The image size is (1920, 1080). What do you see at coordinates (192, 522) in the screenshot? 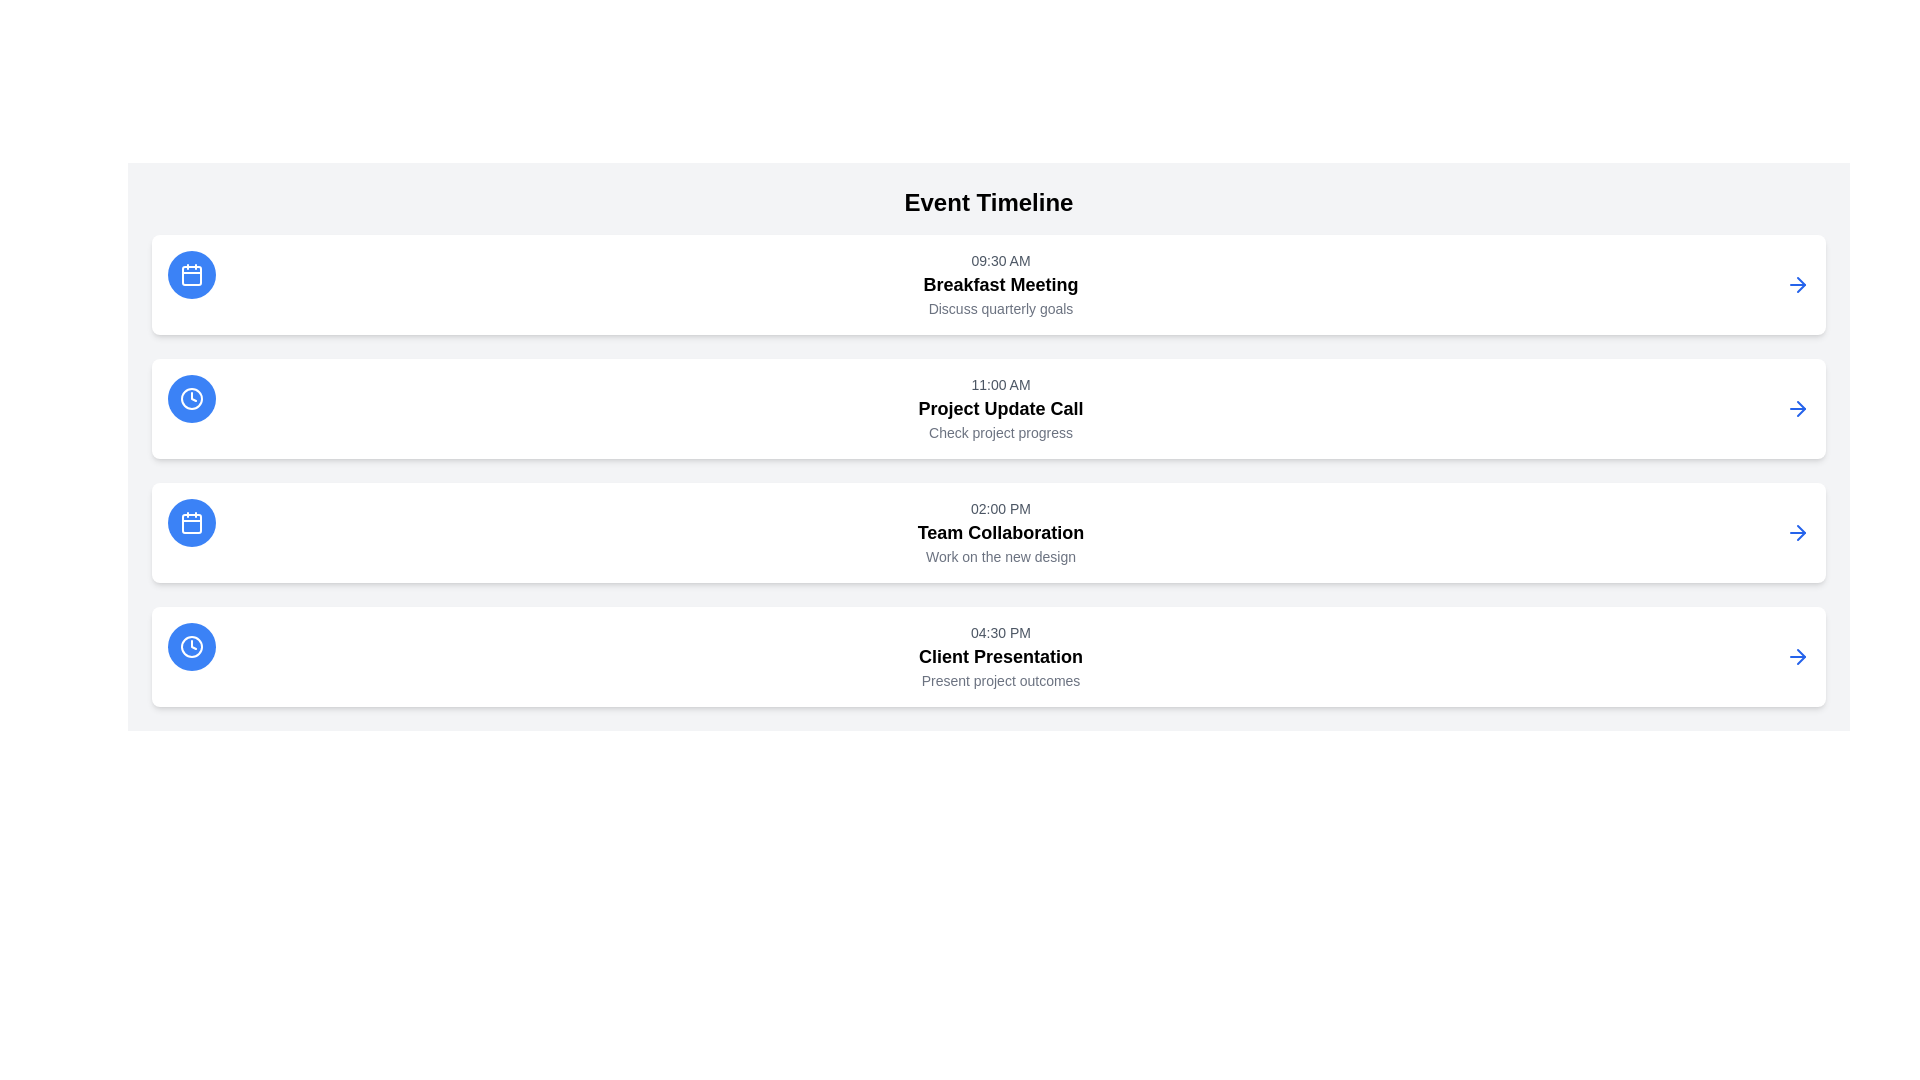
I see `the calendar event icon located on the far left of the third event entry in the vertical event timeline, which visually represents a calendar-related activity` at bounding box center [192, 522].